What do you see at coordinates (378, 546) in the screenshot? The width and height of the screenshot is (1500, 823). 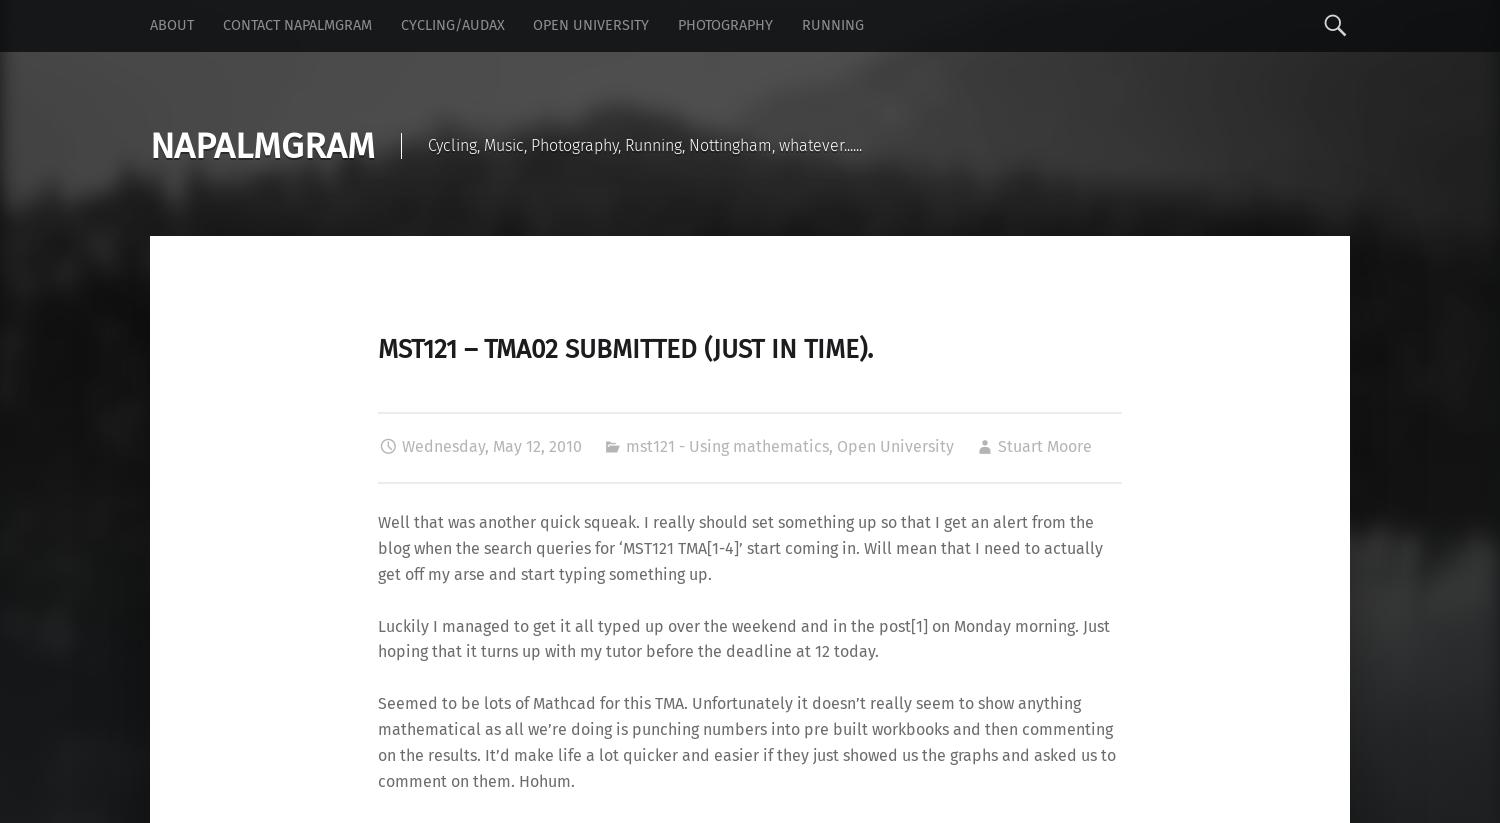 I see `'Well that was another quick squeak. I really should set something up so that I get an alert from the blog when the search queries for ‘MST121 TMA[1-4]’ start coming in. Will mean that I need to actually get off my arse and start typing something up.'` at bounding box center [378, 546].